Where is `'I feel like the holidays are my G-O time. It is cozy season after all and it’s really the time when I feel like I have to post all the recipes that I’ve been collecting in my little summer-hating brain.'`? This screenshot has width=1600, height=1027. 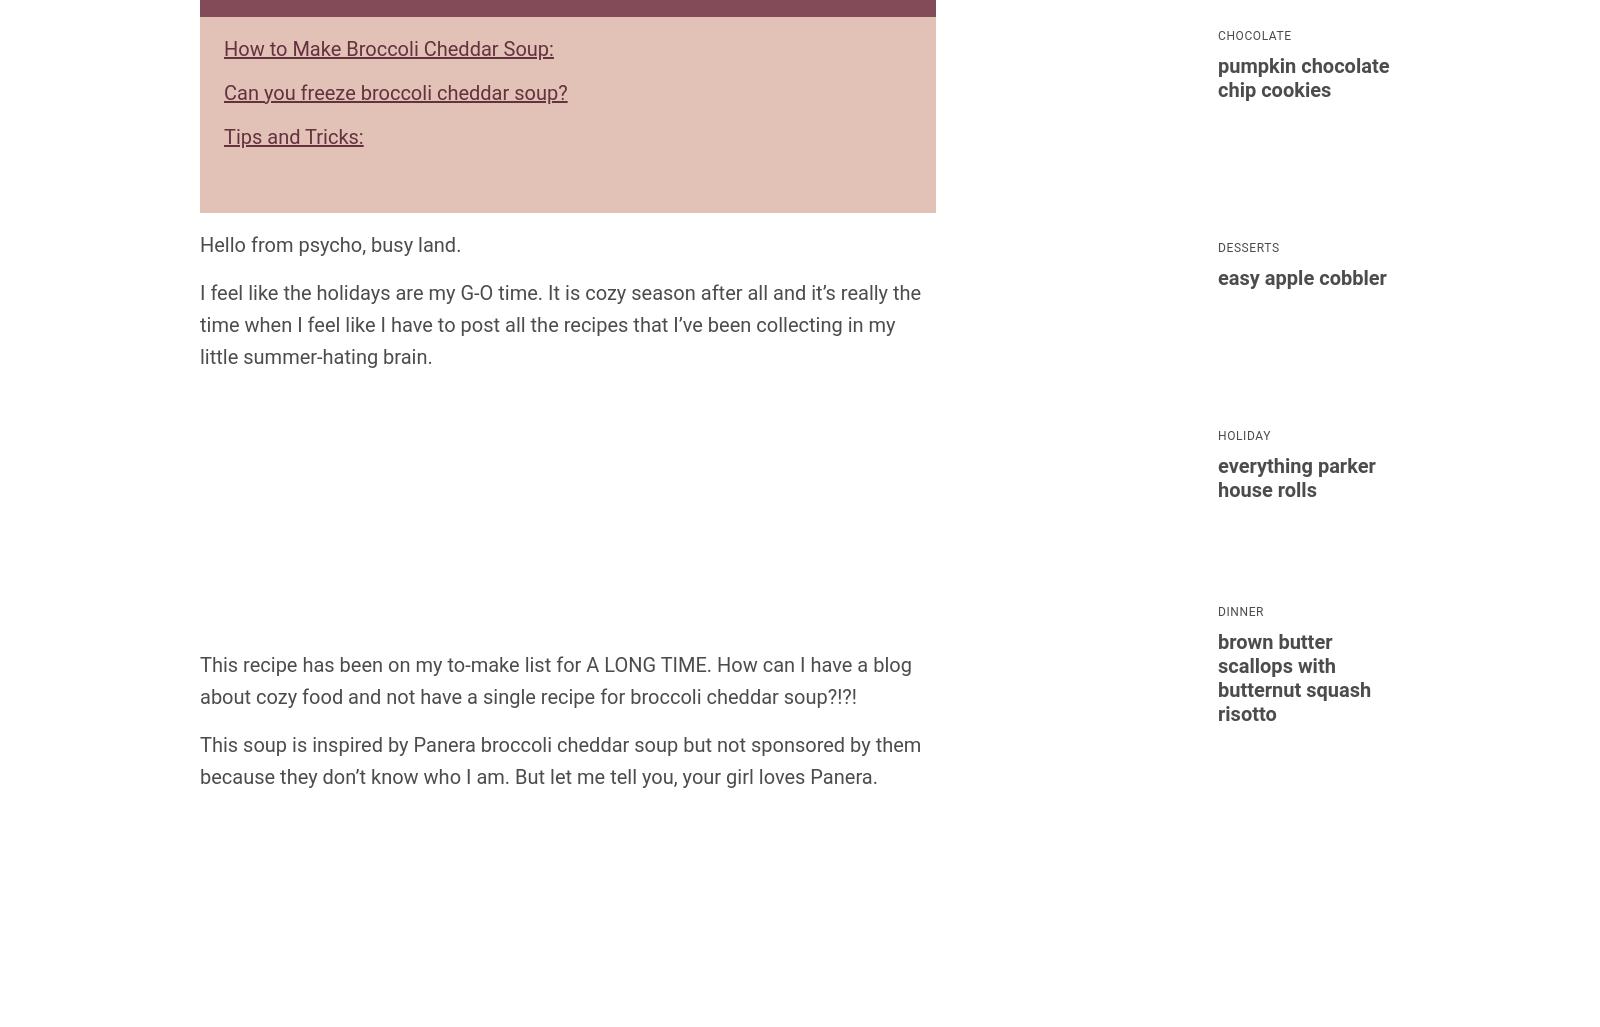
'I feel like the holidays are my G-O time. It is cozy season after all and it’s really the time when I feel like I have to post all the recipes that I’ve been collecting in my little summer-hating brain.' is located at coordinates (559, 323).